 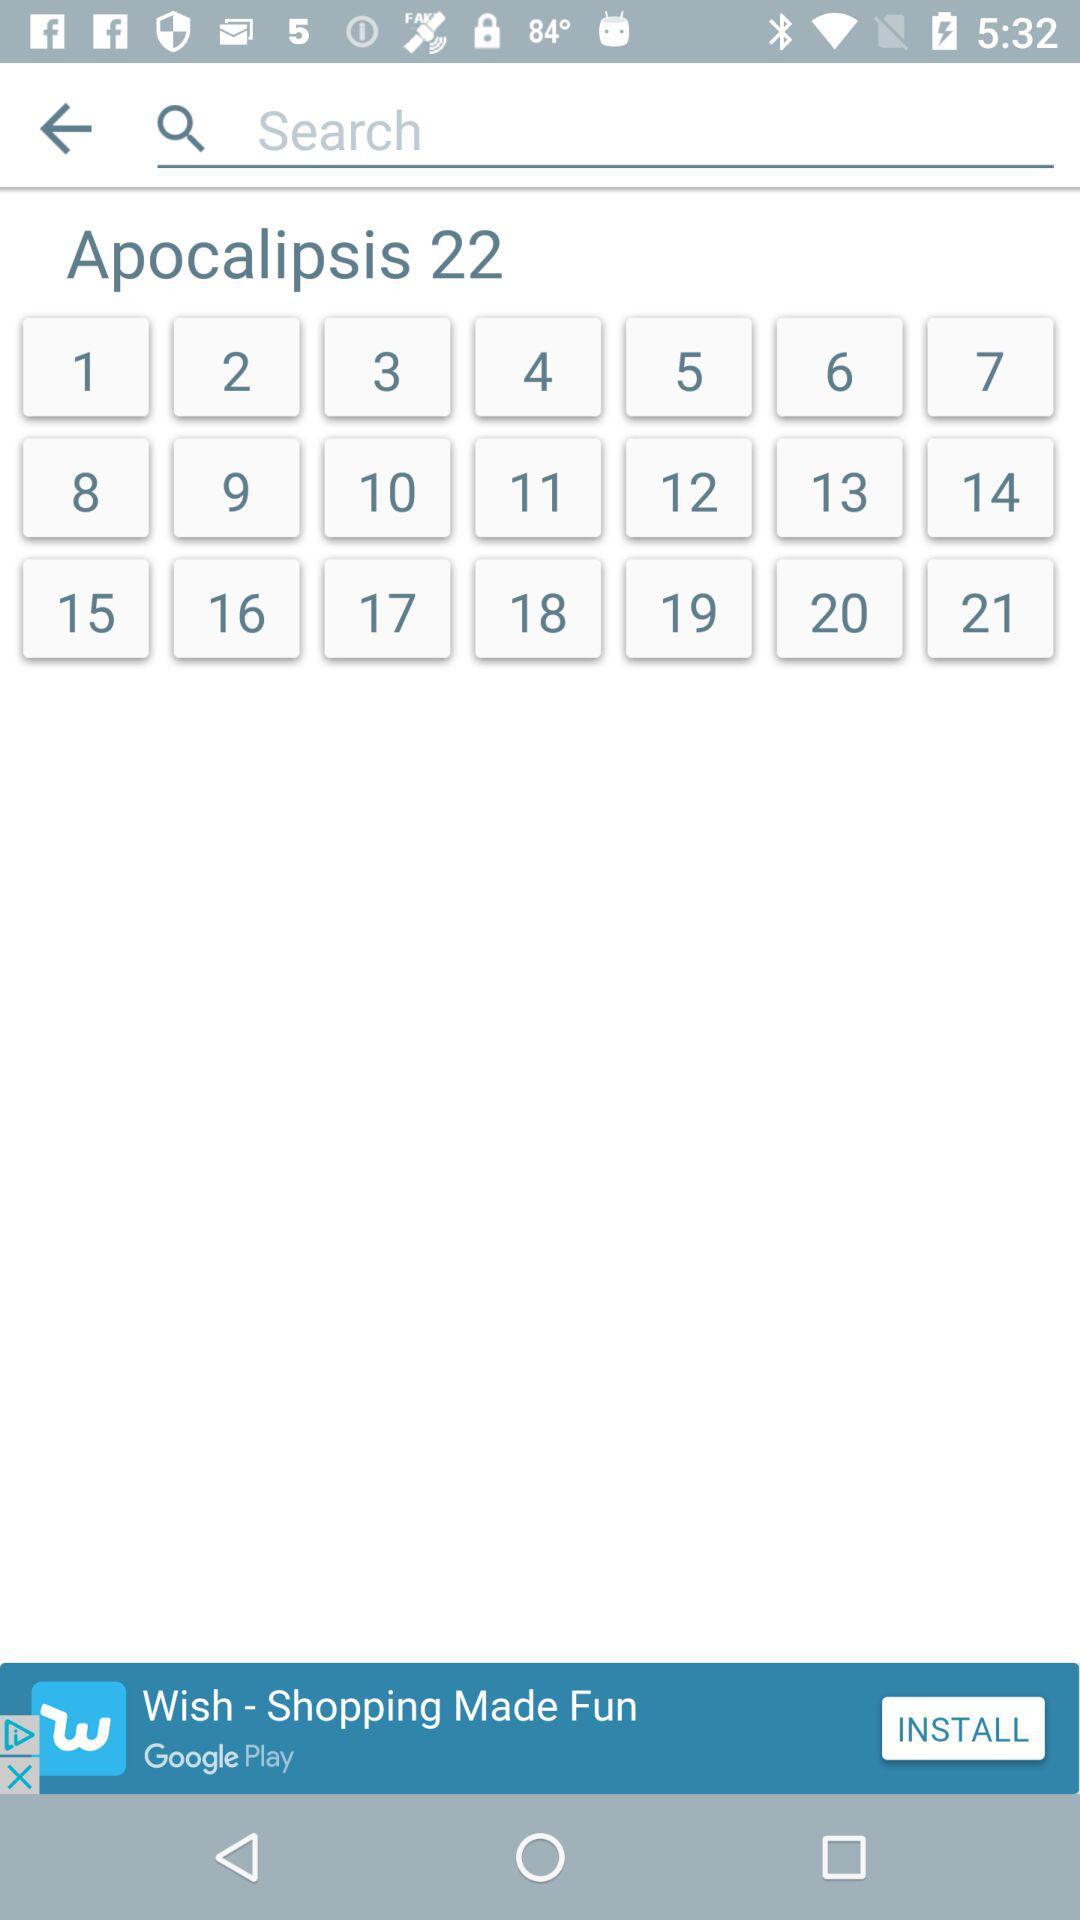 I want to click on show outside advertisement, so click(x=540, y=1727).